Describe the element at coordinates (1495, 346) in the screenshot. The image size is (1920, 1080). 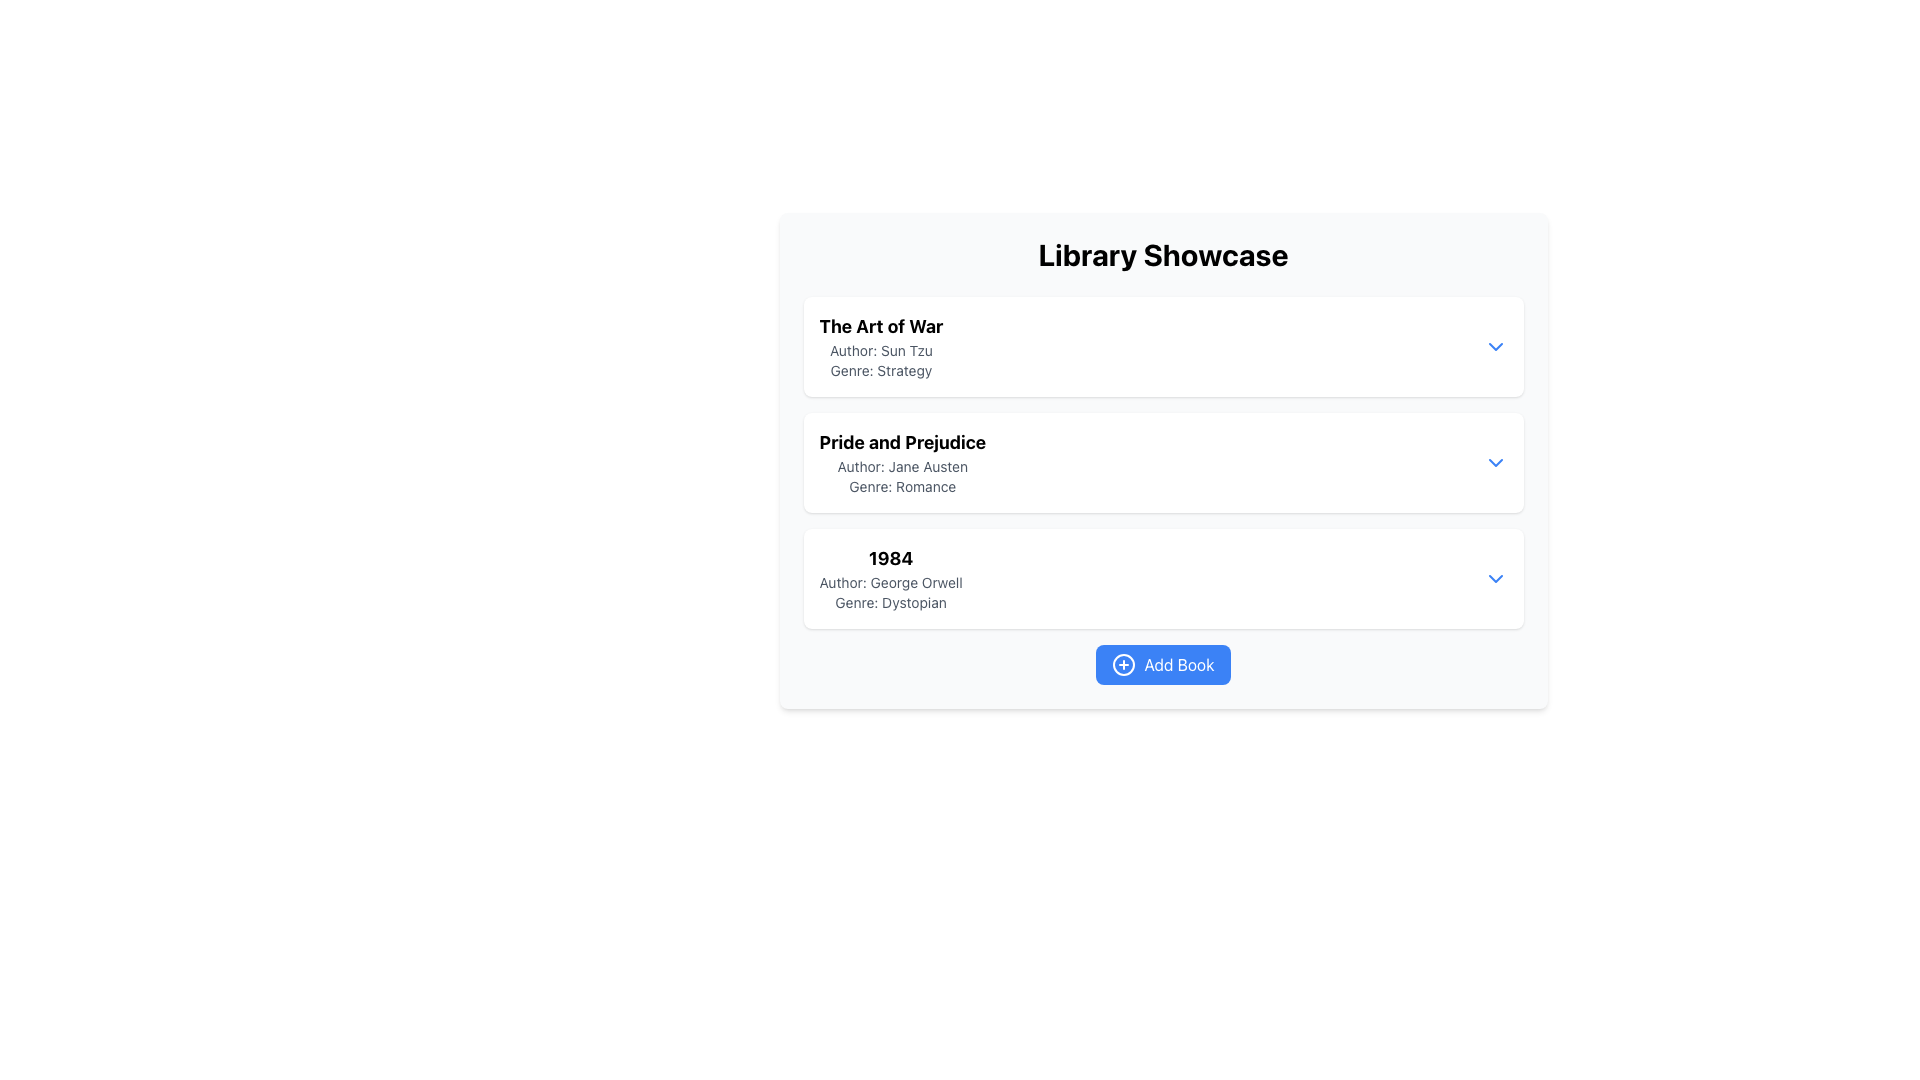
I see `the interactive icon located on the far-right side of the bar mentioning 'The Art of War'` at that location.